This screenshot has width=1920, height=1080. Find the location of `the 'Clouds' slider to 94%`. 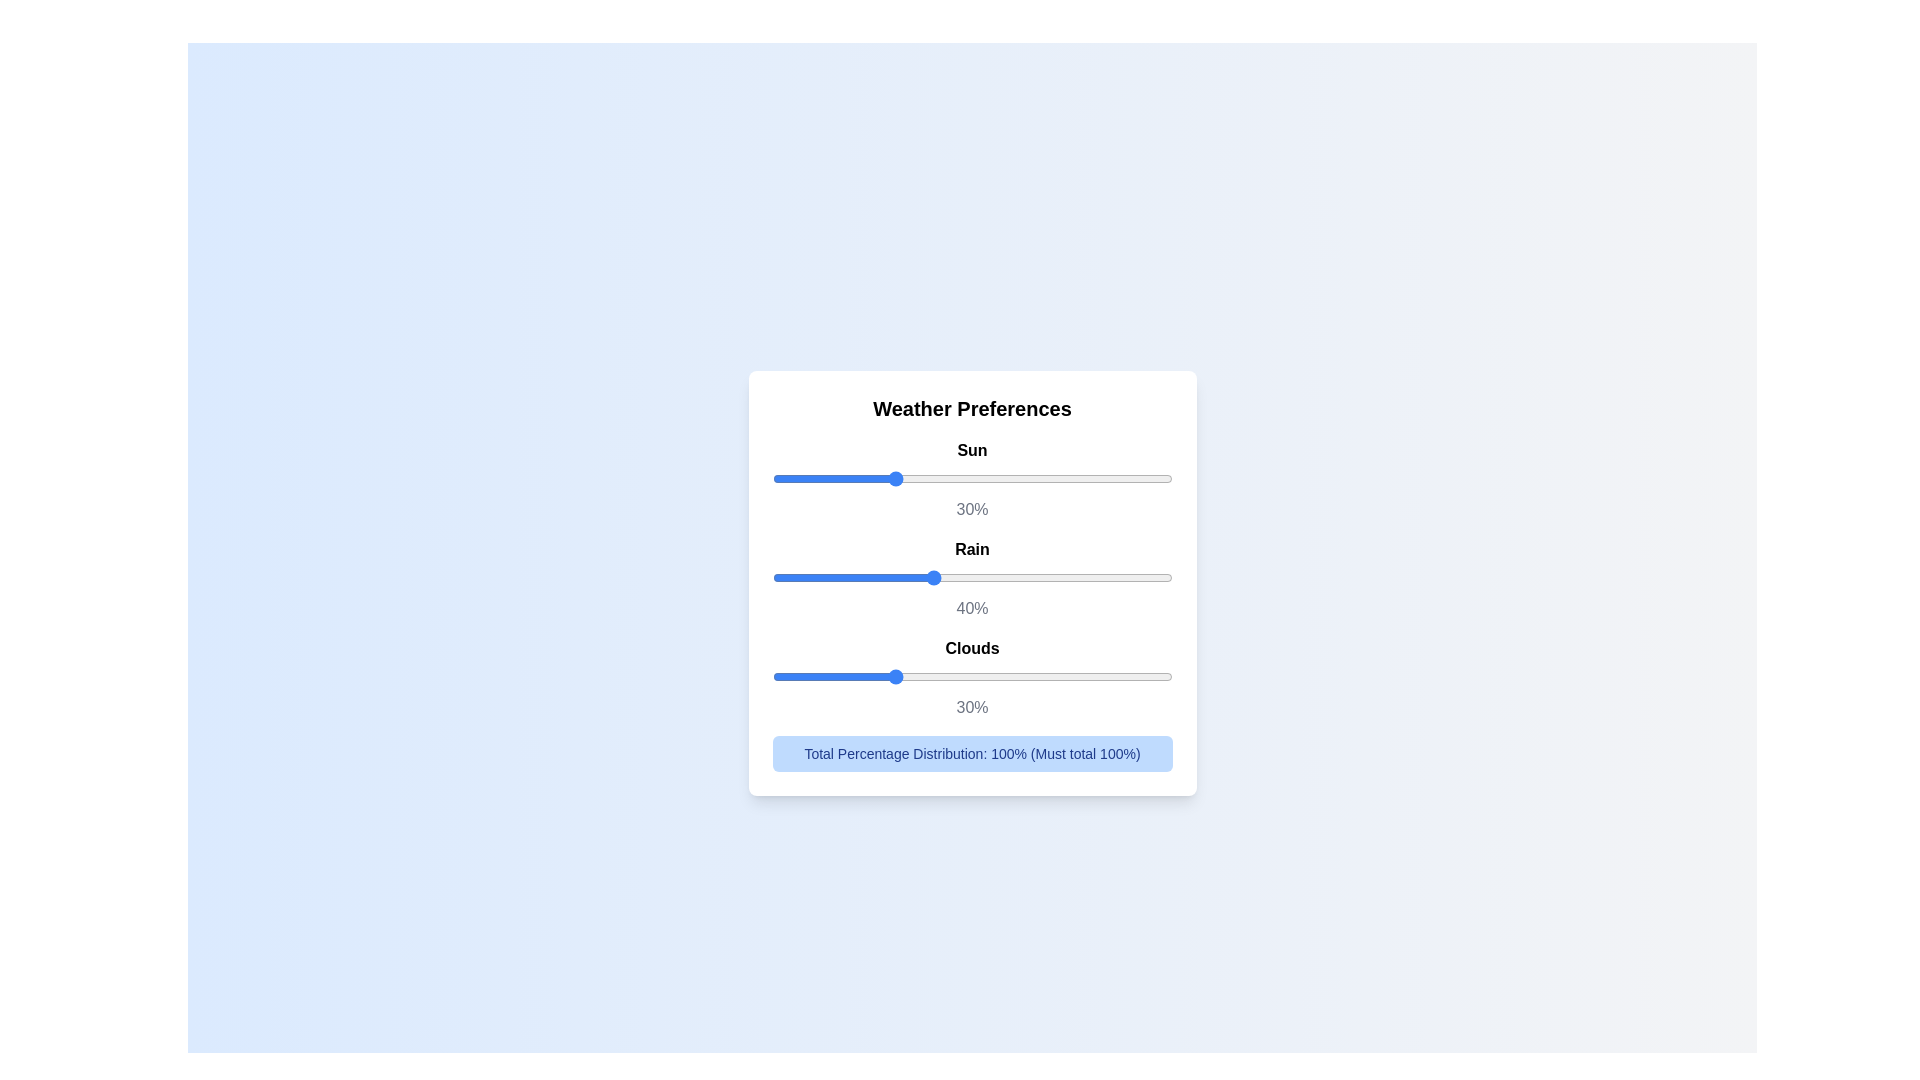

the 'Clouds' slider to 94% is located at coordinates (1148, 675).